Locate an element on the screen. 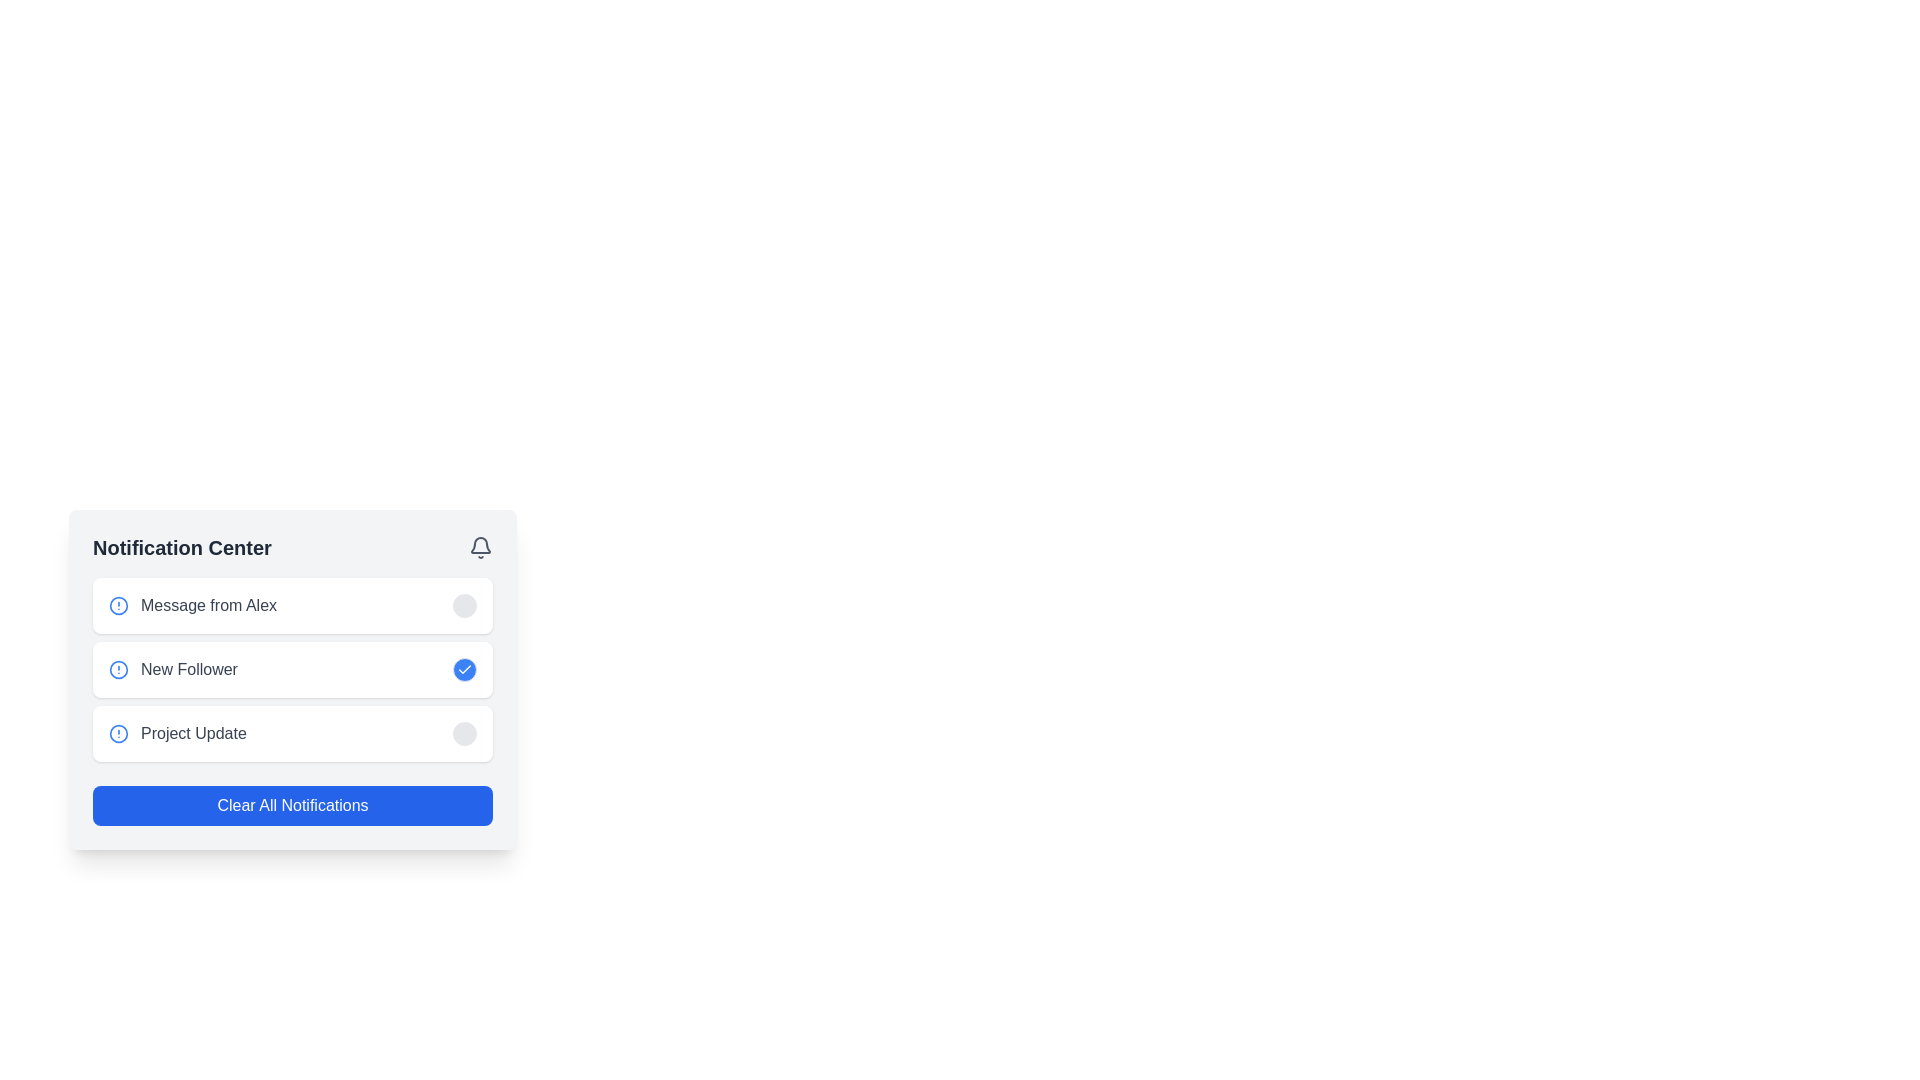  the Notification card that informs users of a message from Alex, located in the Notification Center above similar elements is located at coordinates (291, 604).